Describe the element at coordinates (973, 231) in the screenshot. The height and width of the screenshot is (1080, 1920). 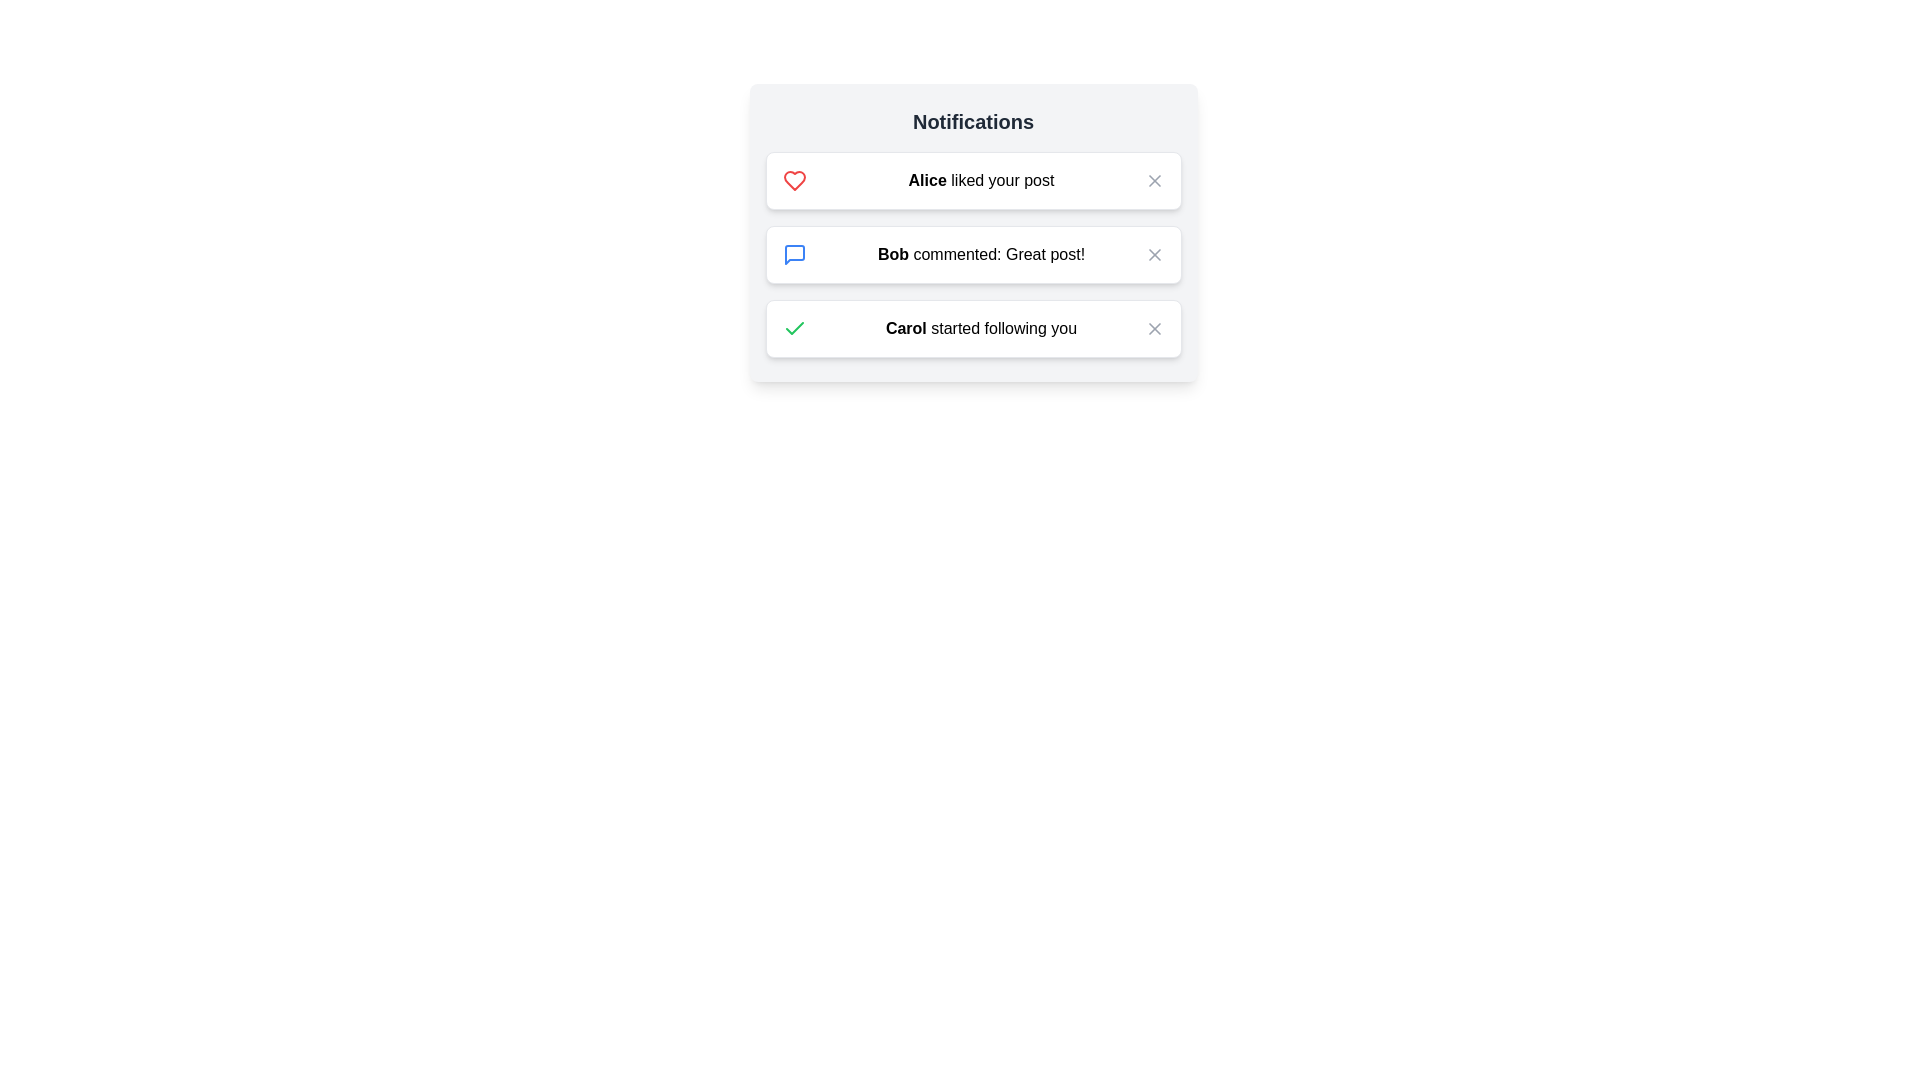
I see `the Notification card that displays a comment from 'Bob'` at that location.